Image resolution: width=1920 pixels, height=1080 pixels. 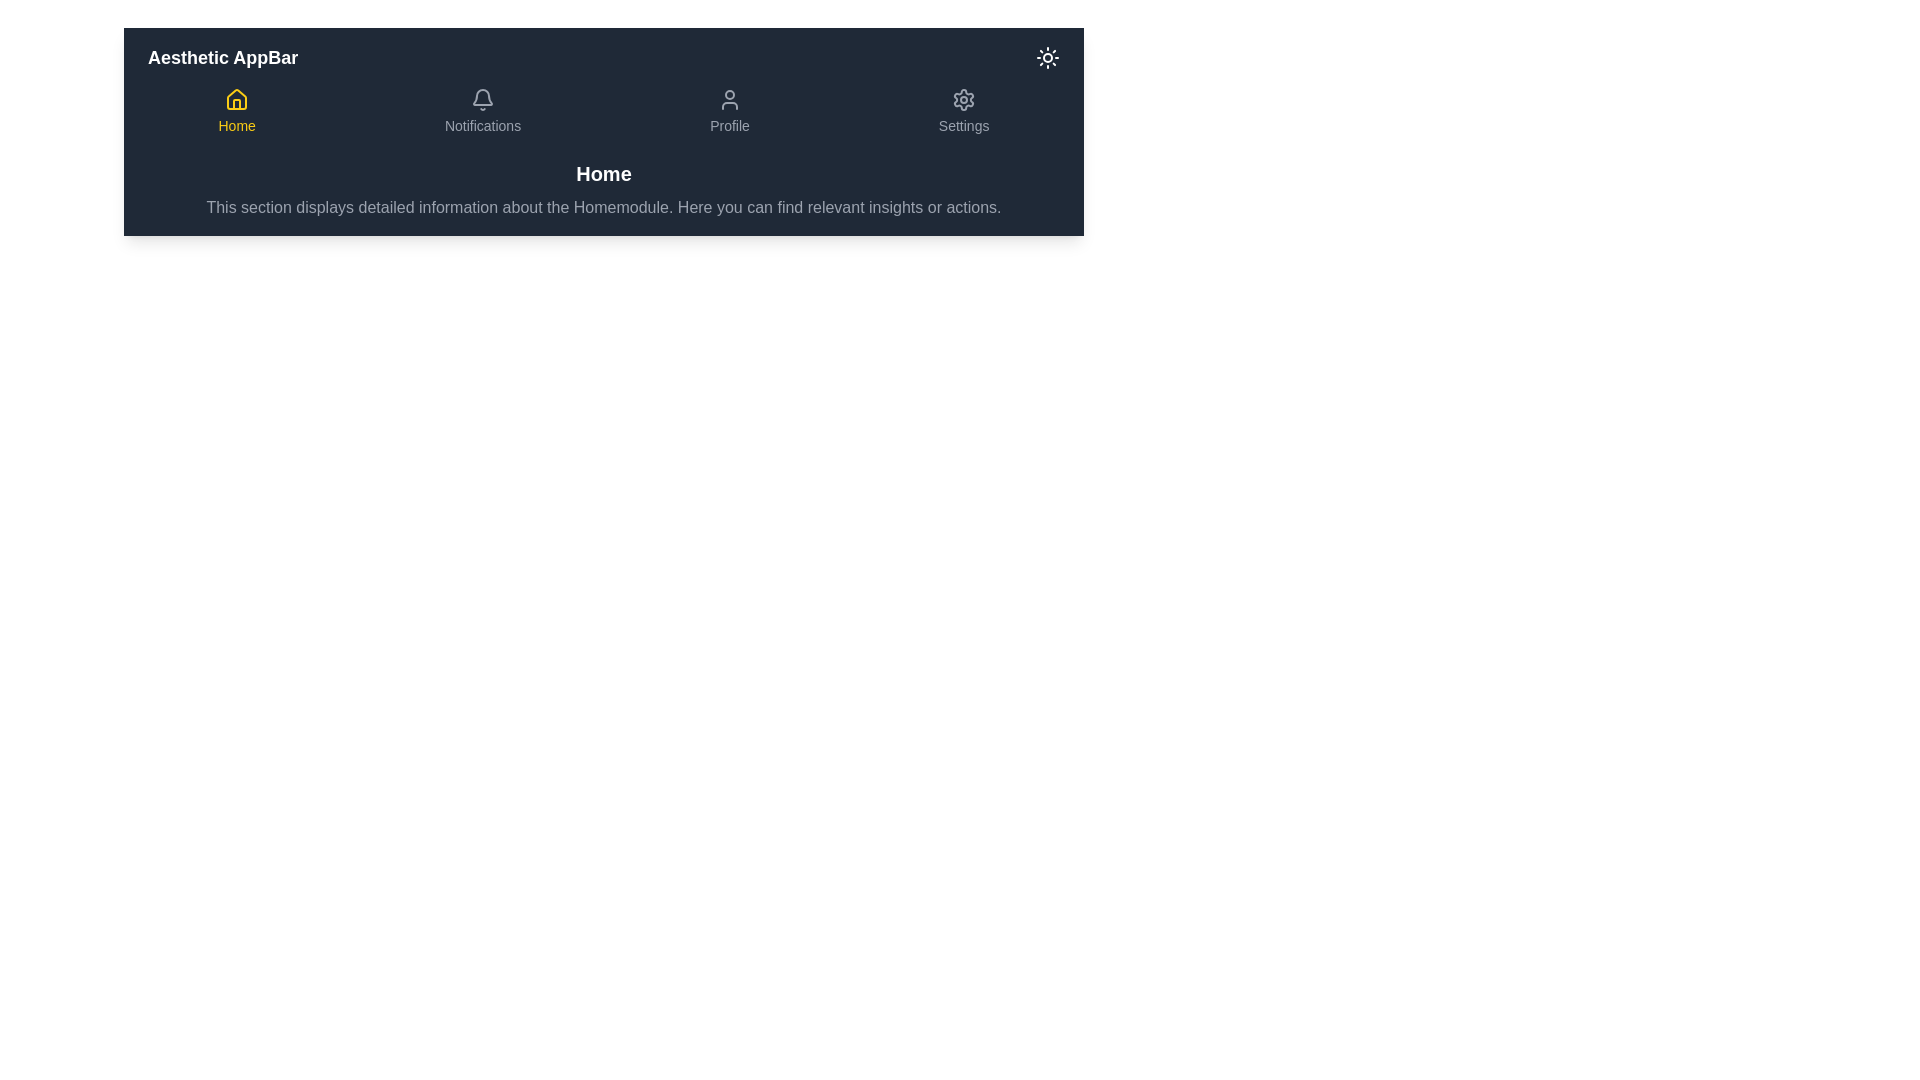 What do you see at coordinates (728, 111) in the screenshot?
I see `the tab labeled Profile to view its detailed information` at bounding box center [728, 111].